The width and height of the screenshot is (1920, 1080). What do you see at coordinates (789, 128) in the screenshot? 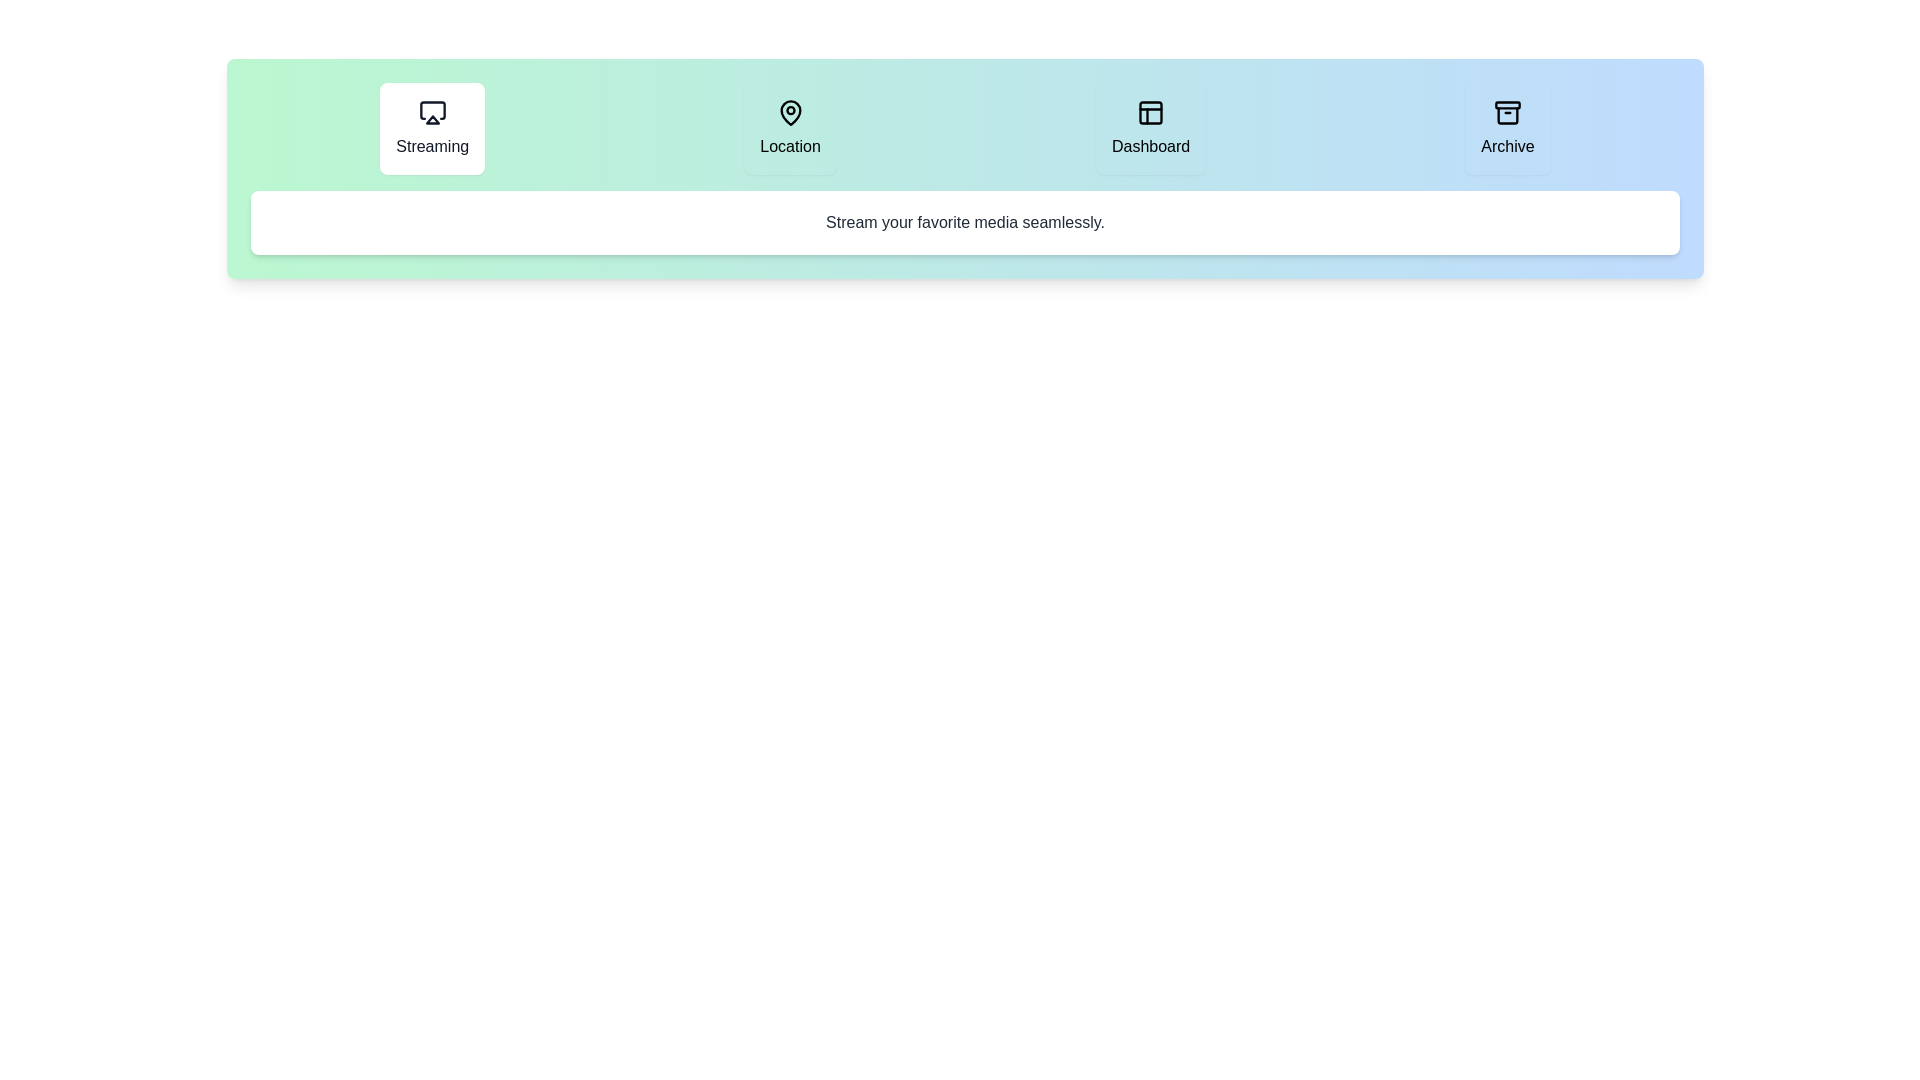
I see `the tab labeled Location` at bounding box center [789, 128].